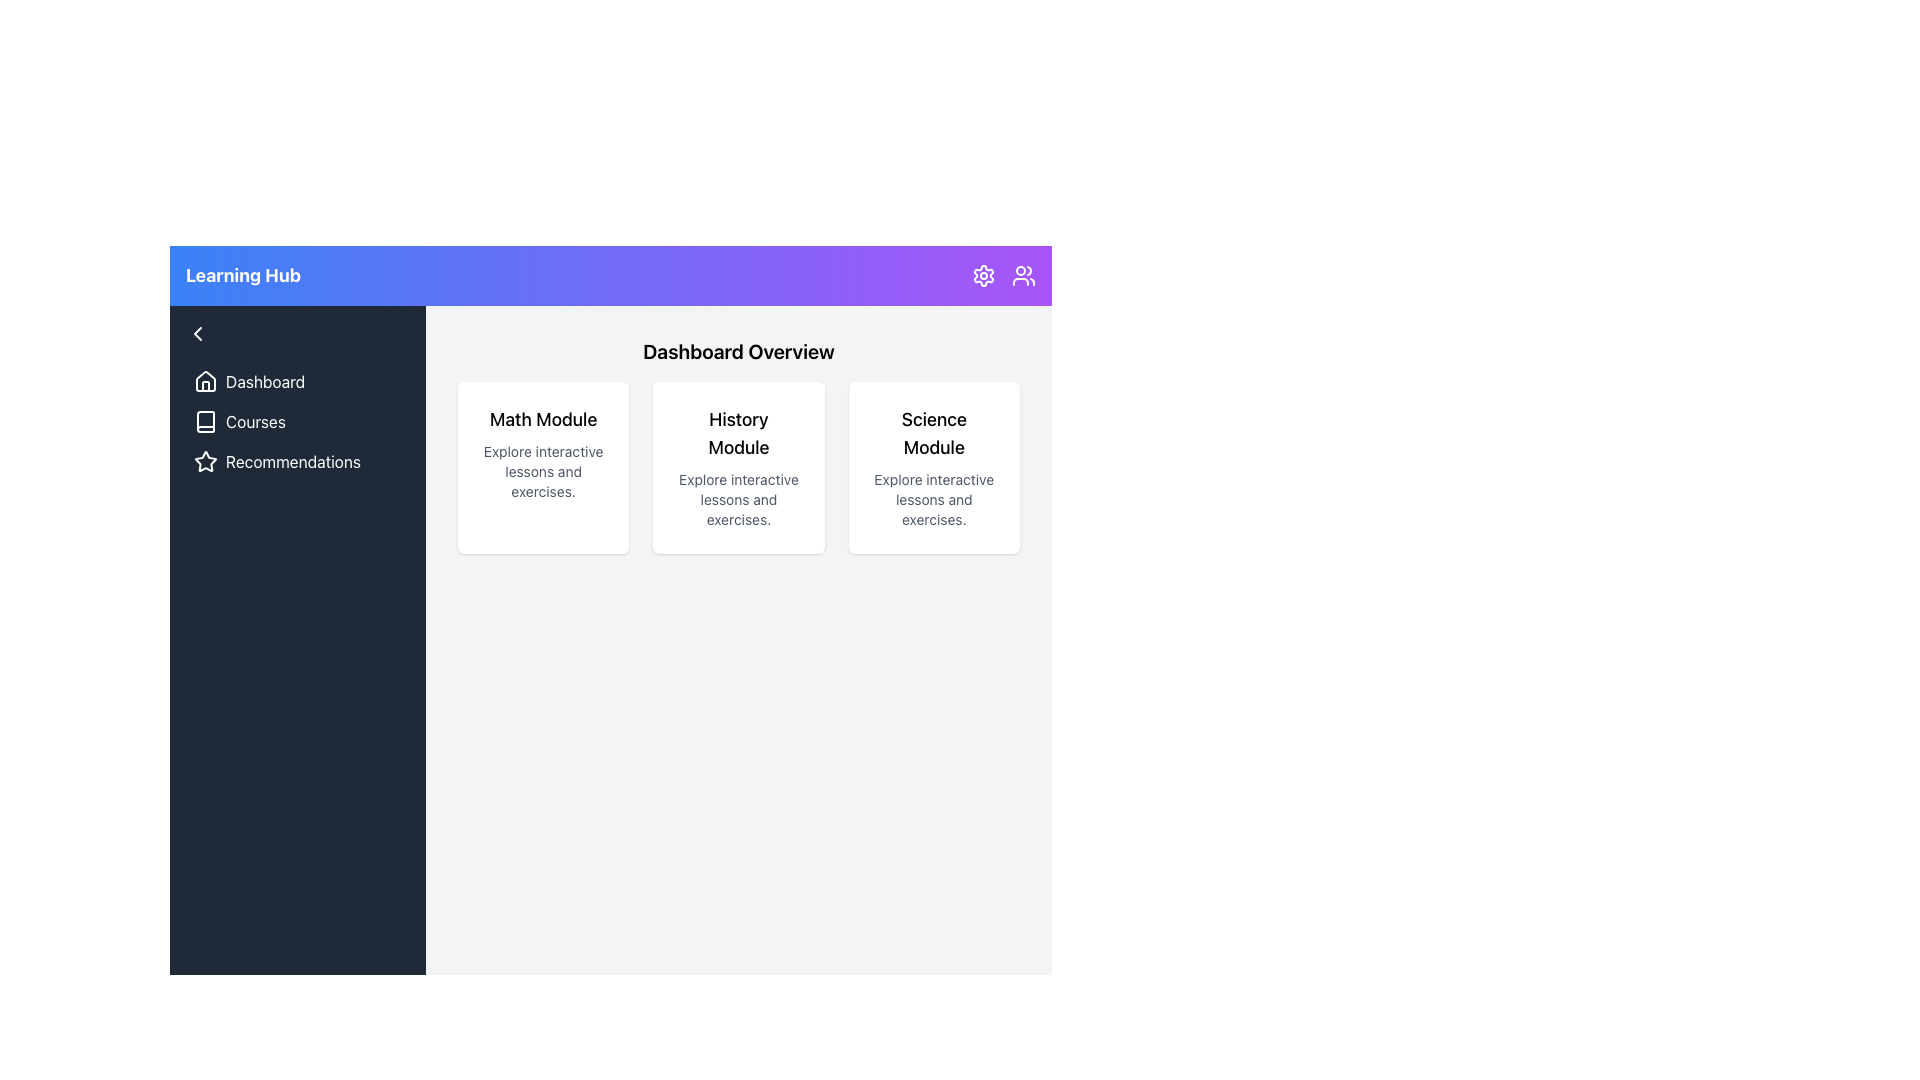 This screenshot has width=1920, height=1080. I want to click on the gear icon in the top-right corner of the page, so click(983, 276).